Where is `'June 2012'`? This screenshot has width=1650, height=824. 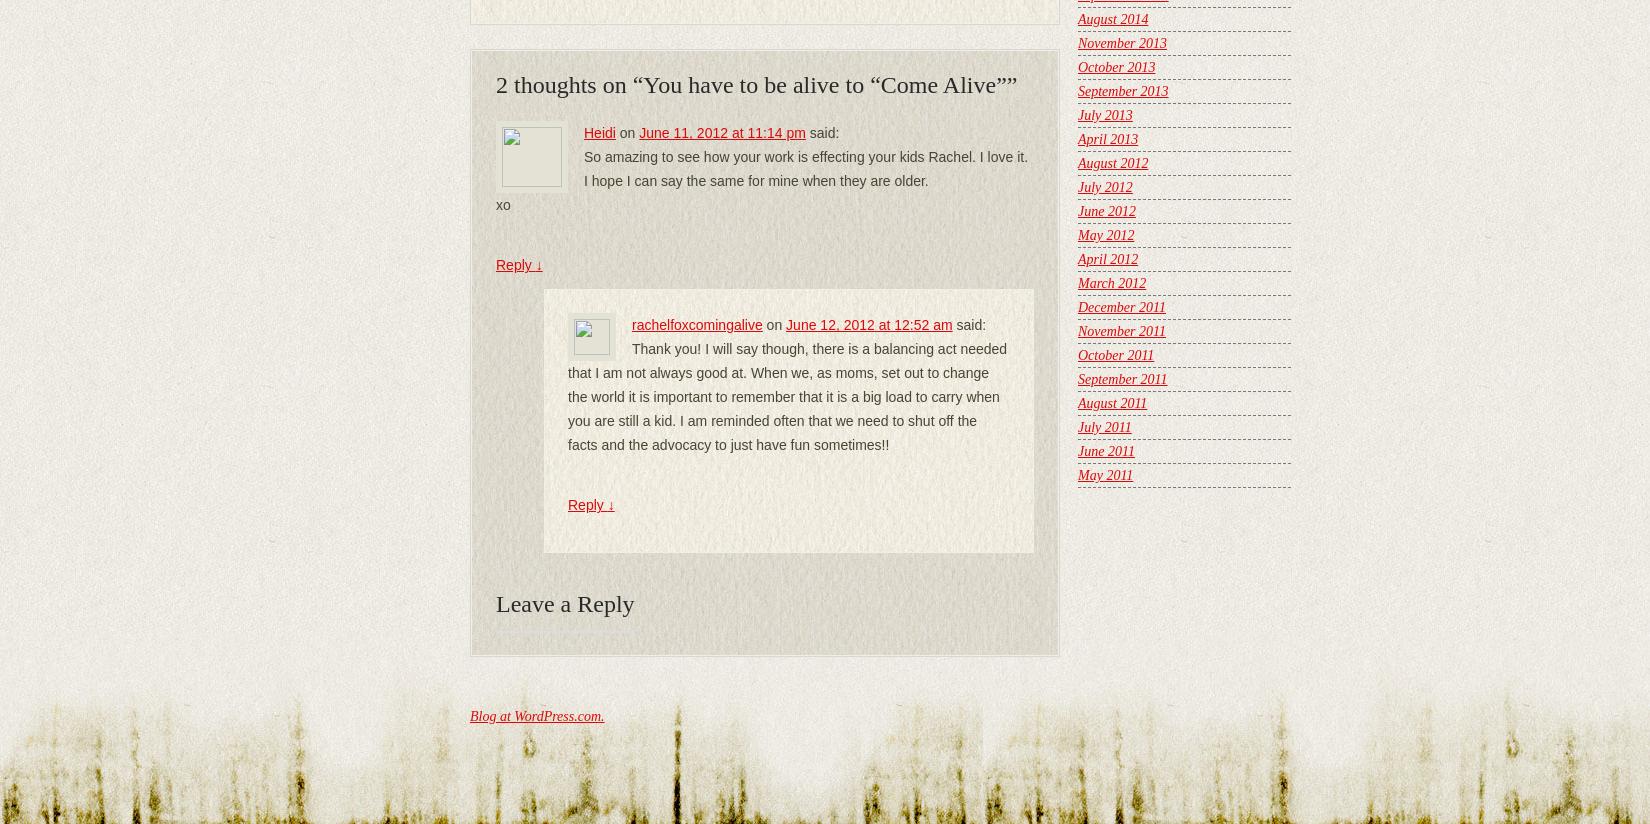 'June 2012' is located at coordinates (1106, 210).